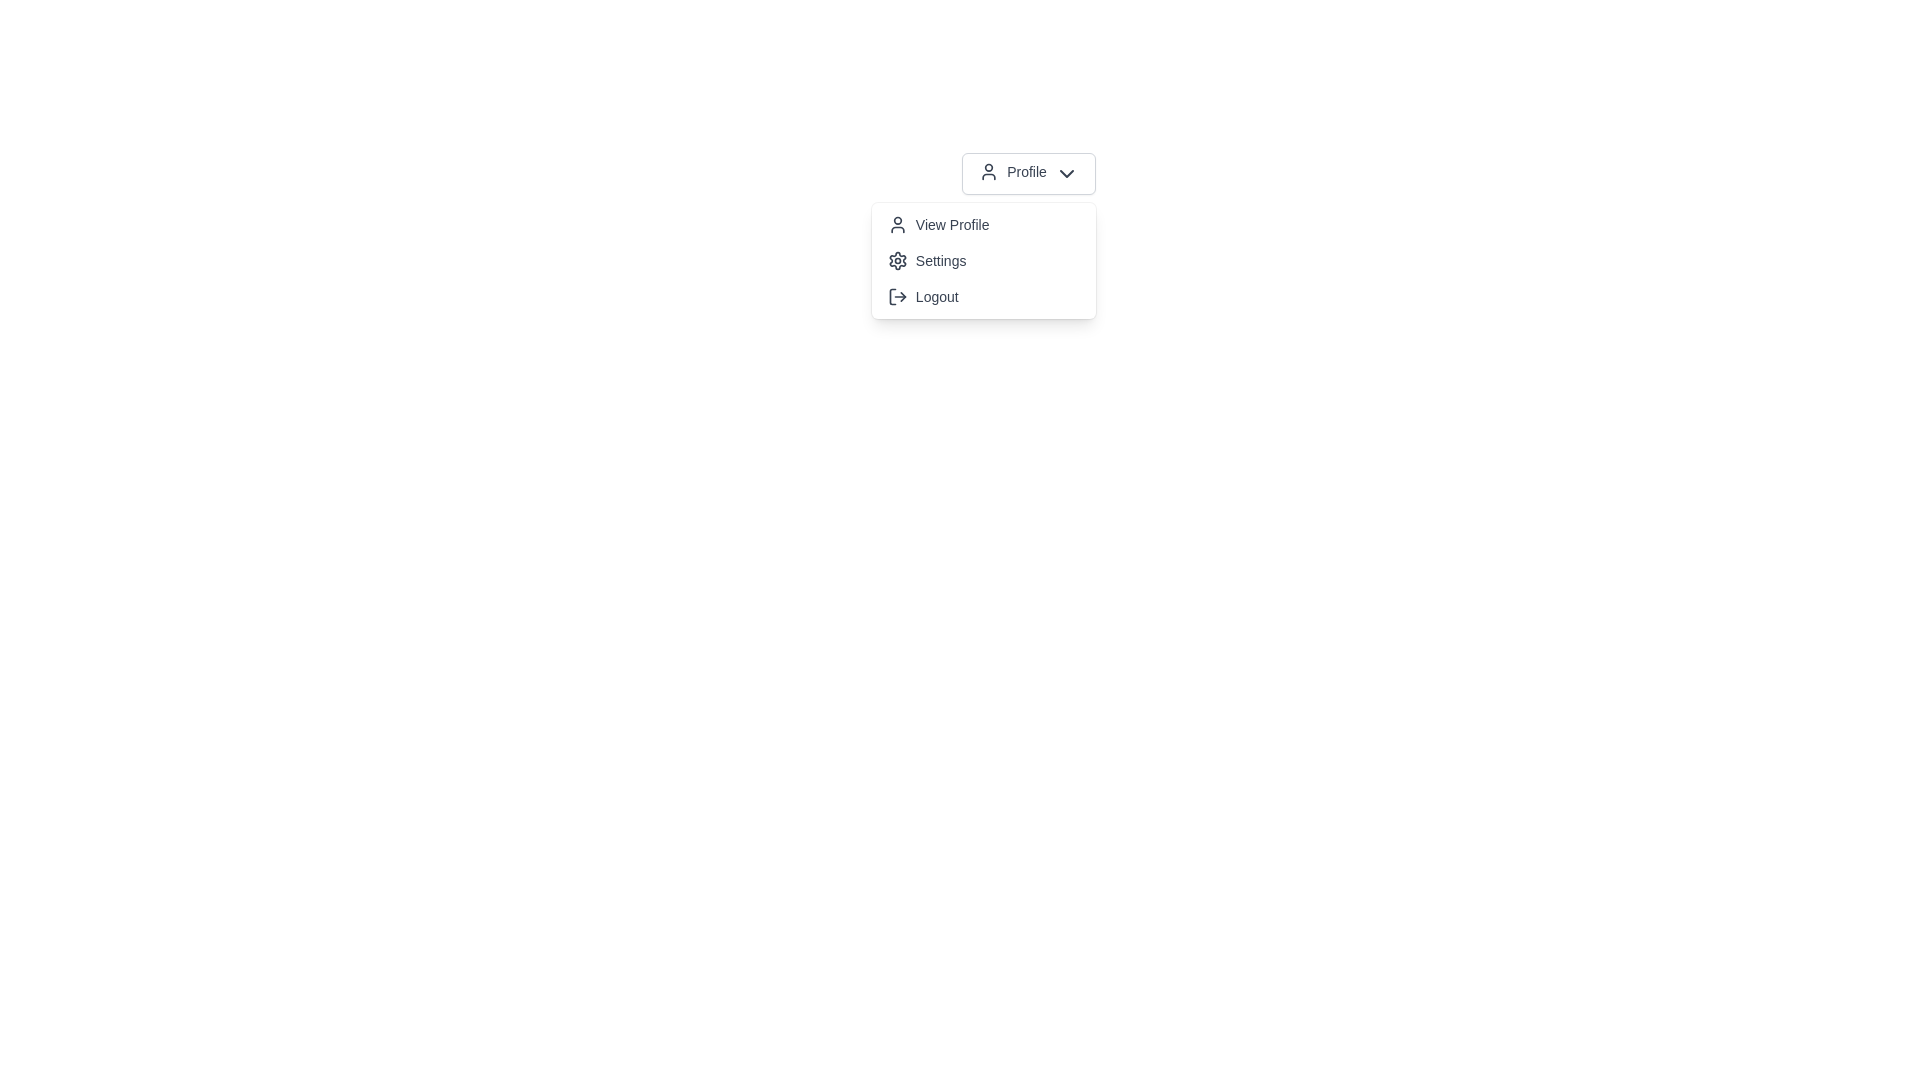 The height and width of the screenshot is (1080, 1920). What do you see at coordinates (983, 297) in the screenshot?
I see `the 'Logout' button in the Profile menu, which is the third item listed below 'View Profile' and 'Settings'` at bounding box center [983, 297].